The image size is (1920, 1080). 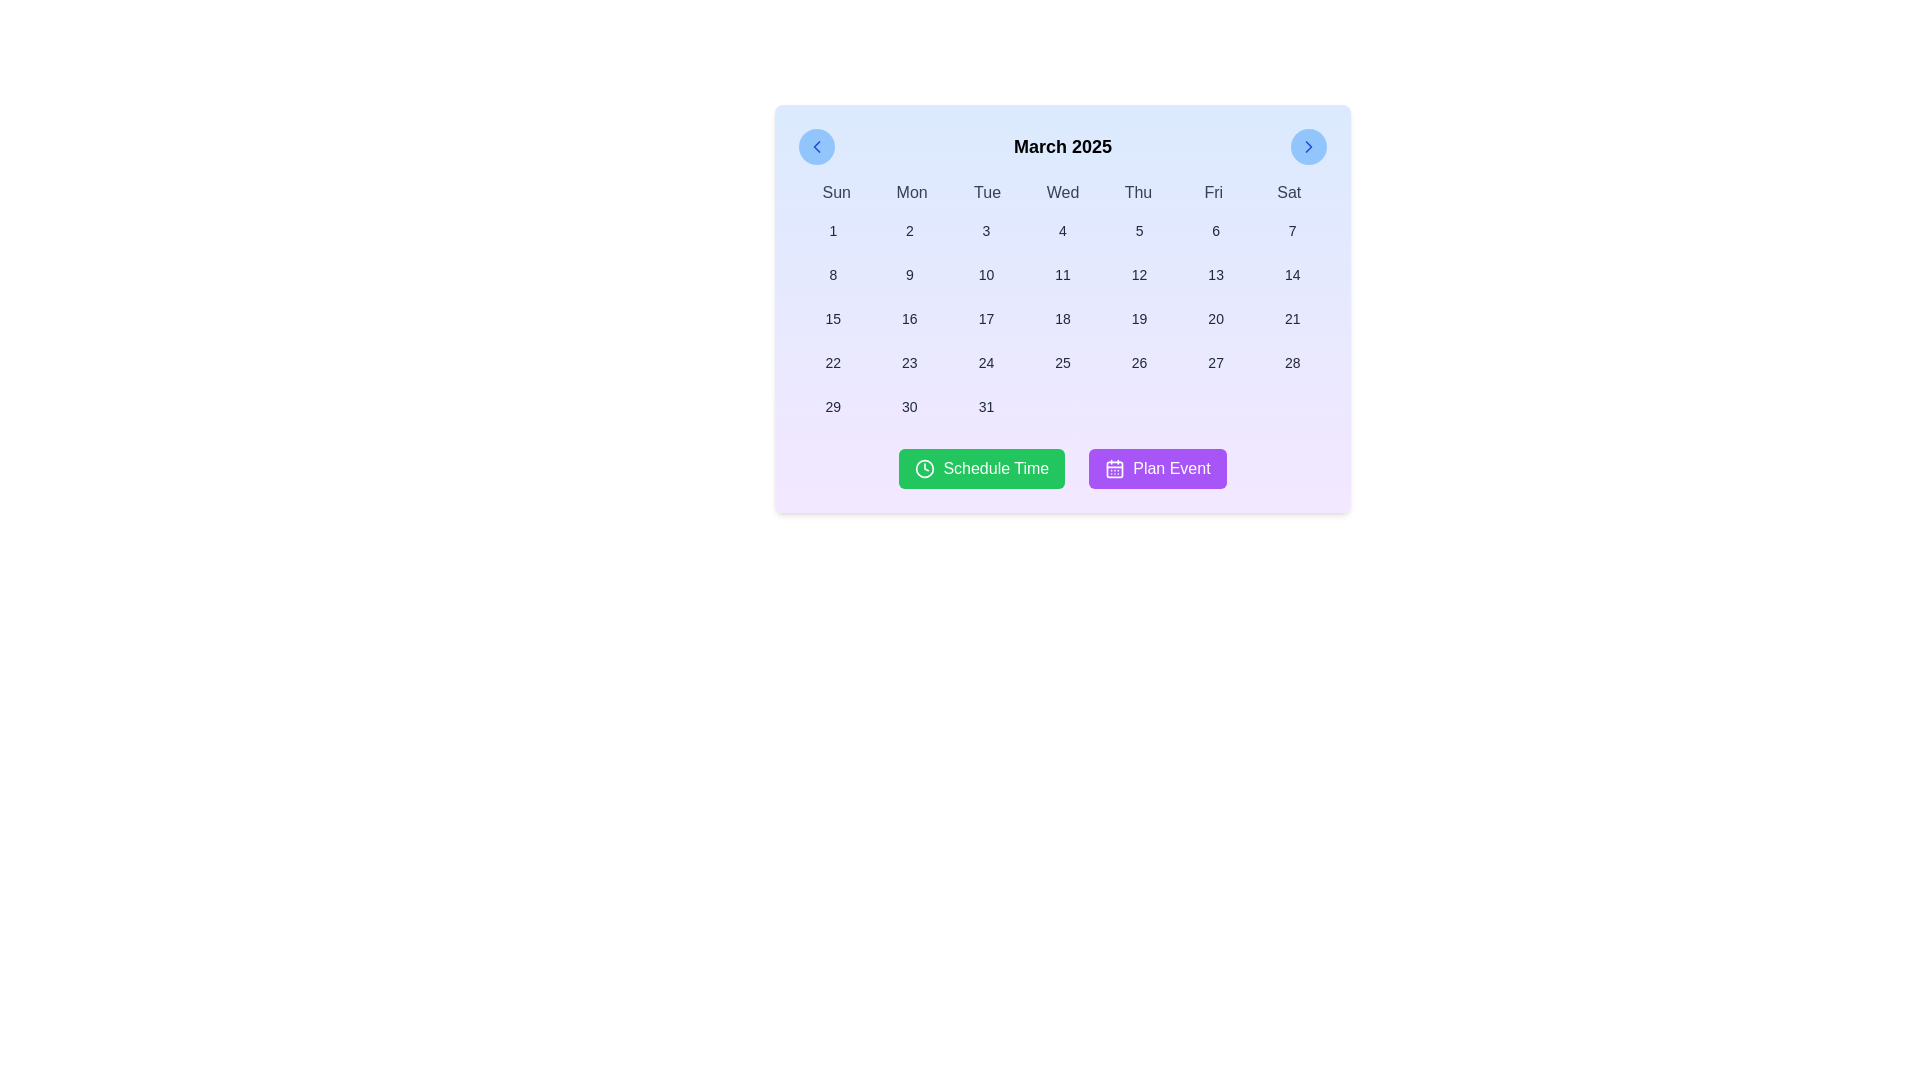 What do you see at coordinates (833, 318) in the screenshot?
I see `the selectable day button for date '15' located in the fourth row and first column of the calendar interface` at bounding box center [833, 318].